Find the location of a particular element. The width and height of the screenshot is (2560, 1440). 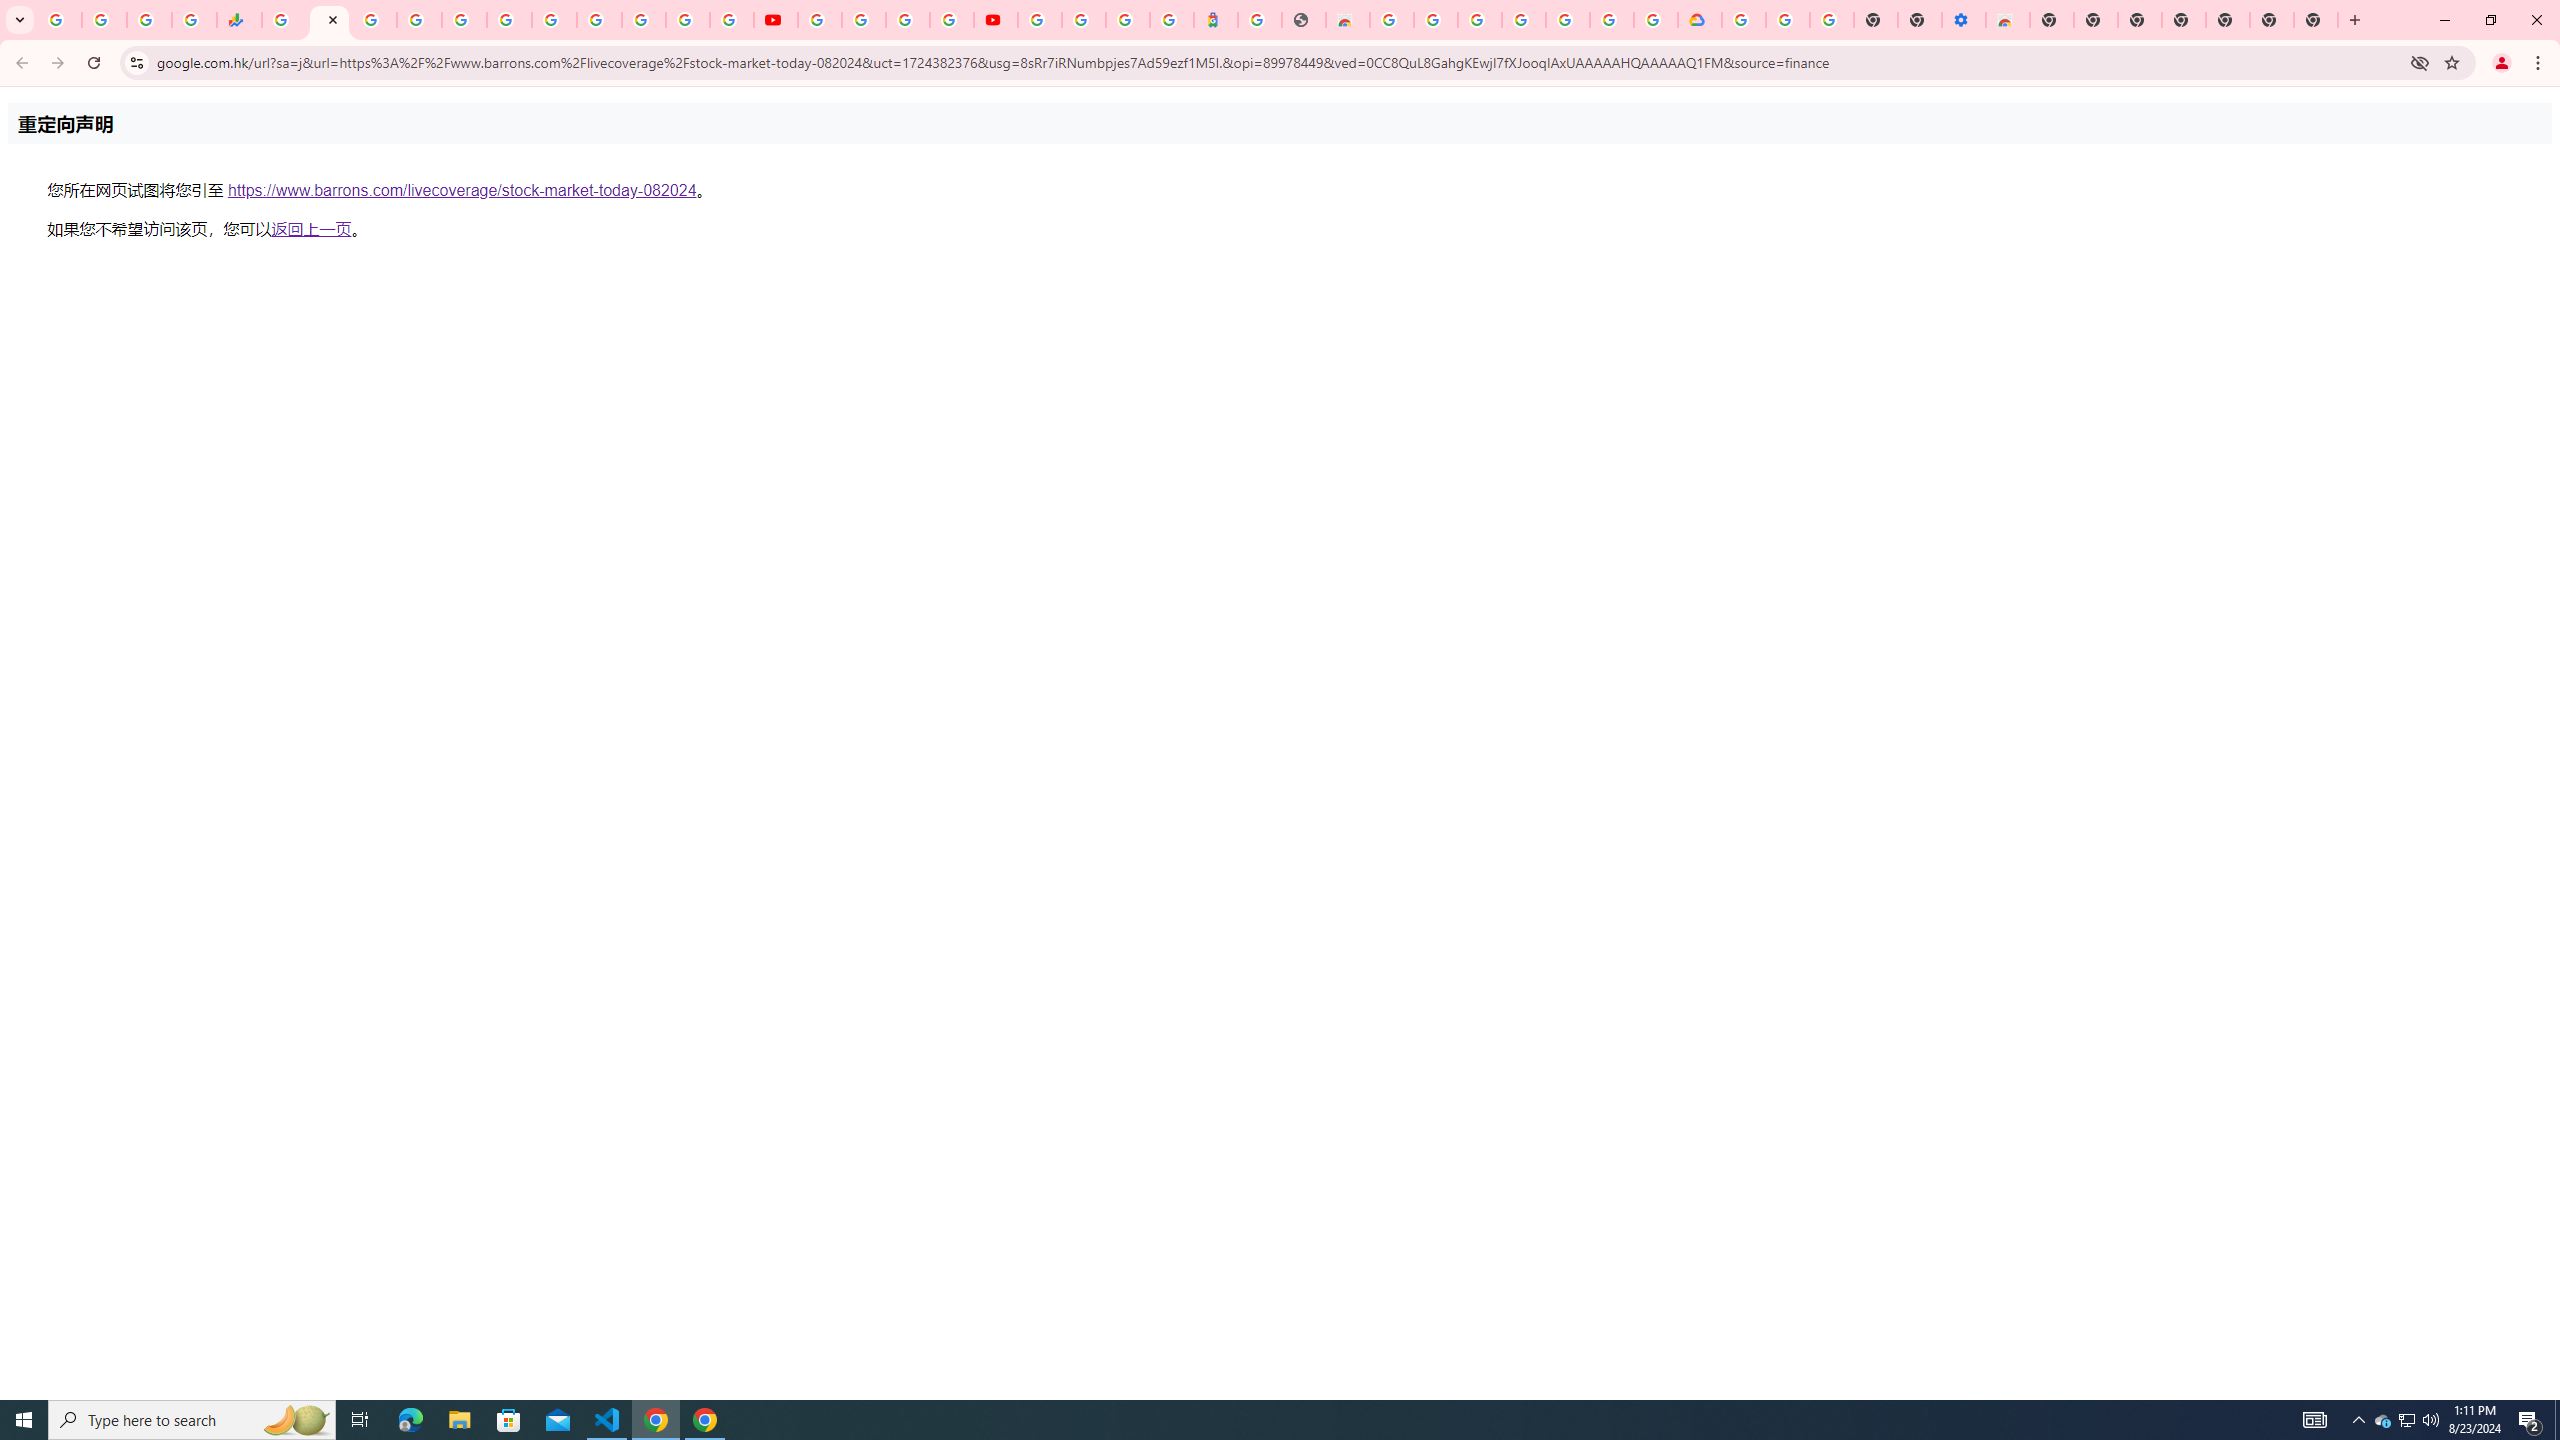

'Google Workspace Admin Community' is located at coordinates (60, 19).